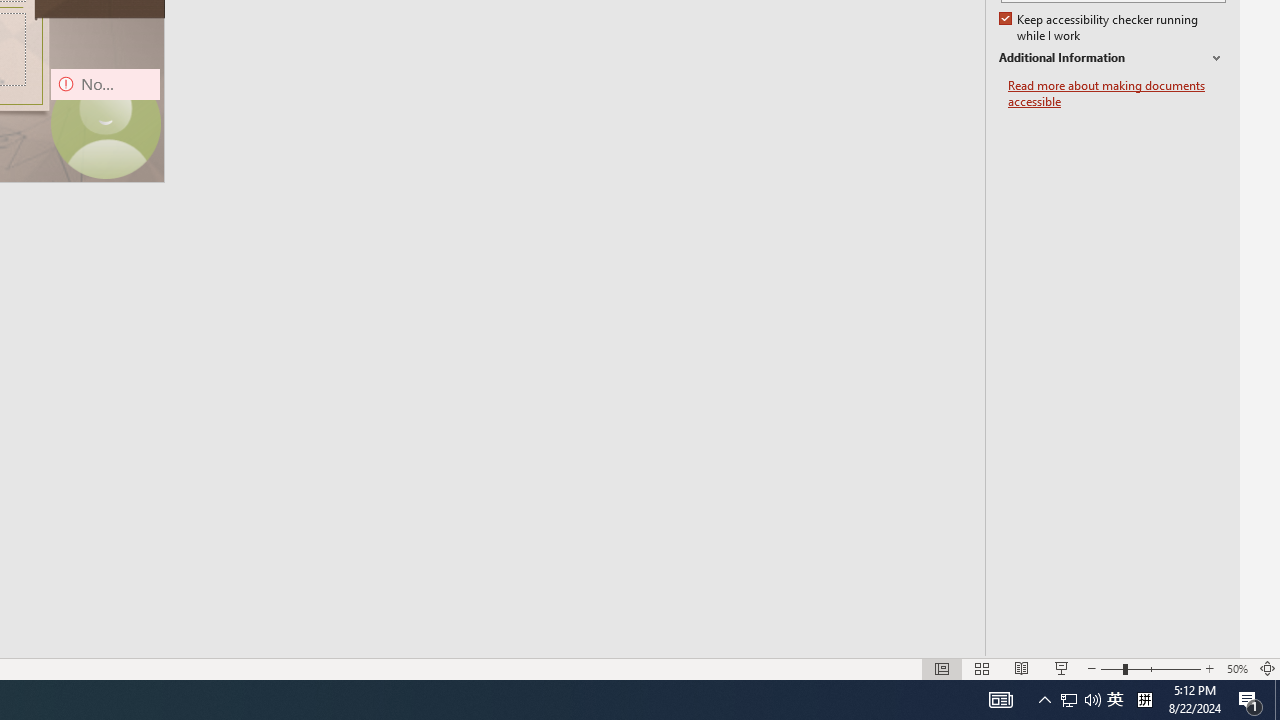 The height and width of the screenshot is (720, 1280). I want to click on 'Zoom to Fit ', so click(1266, 669).